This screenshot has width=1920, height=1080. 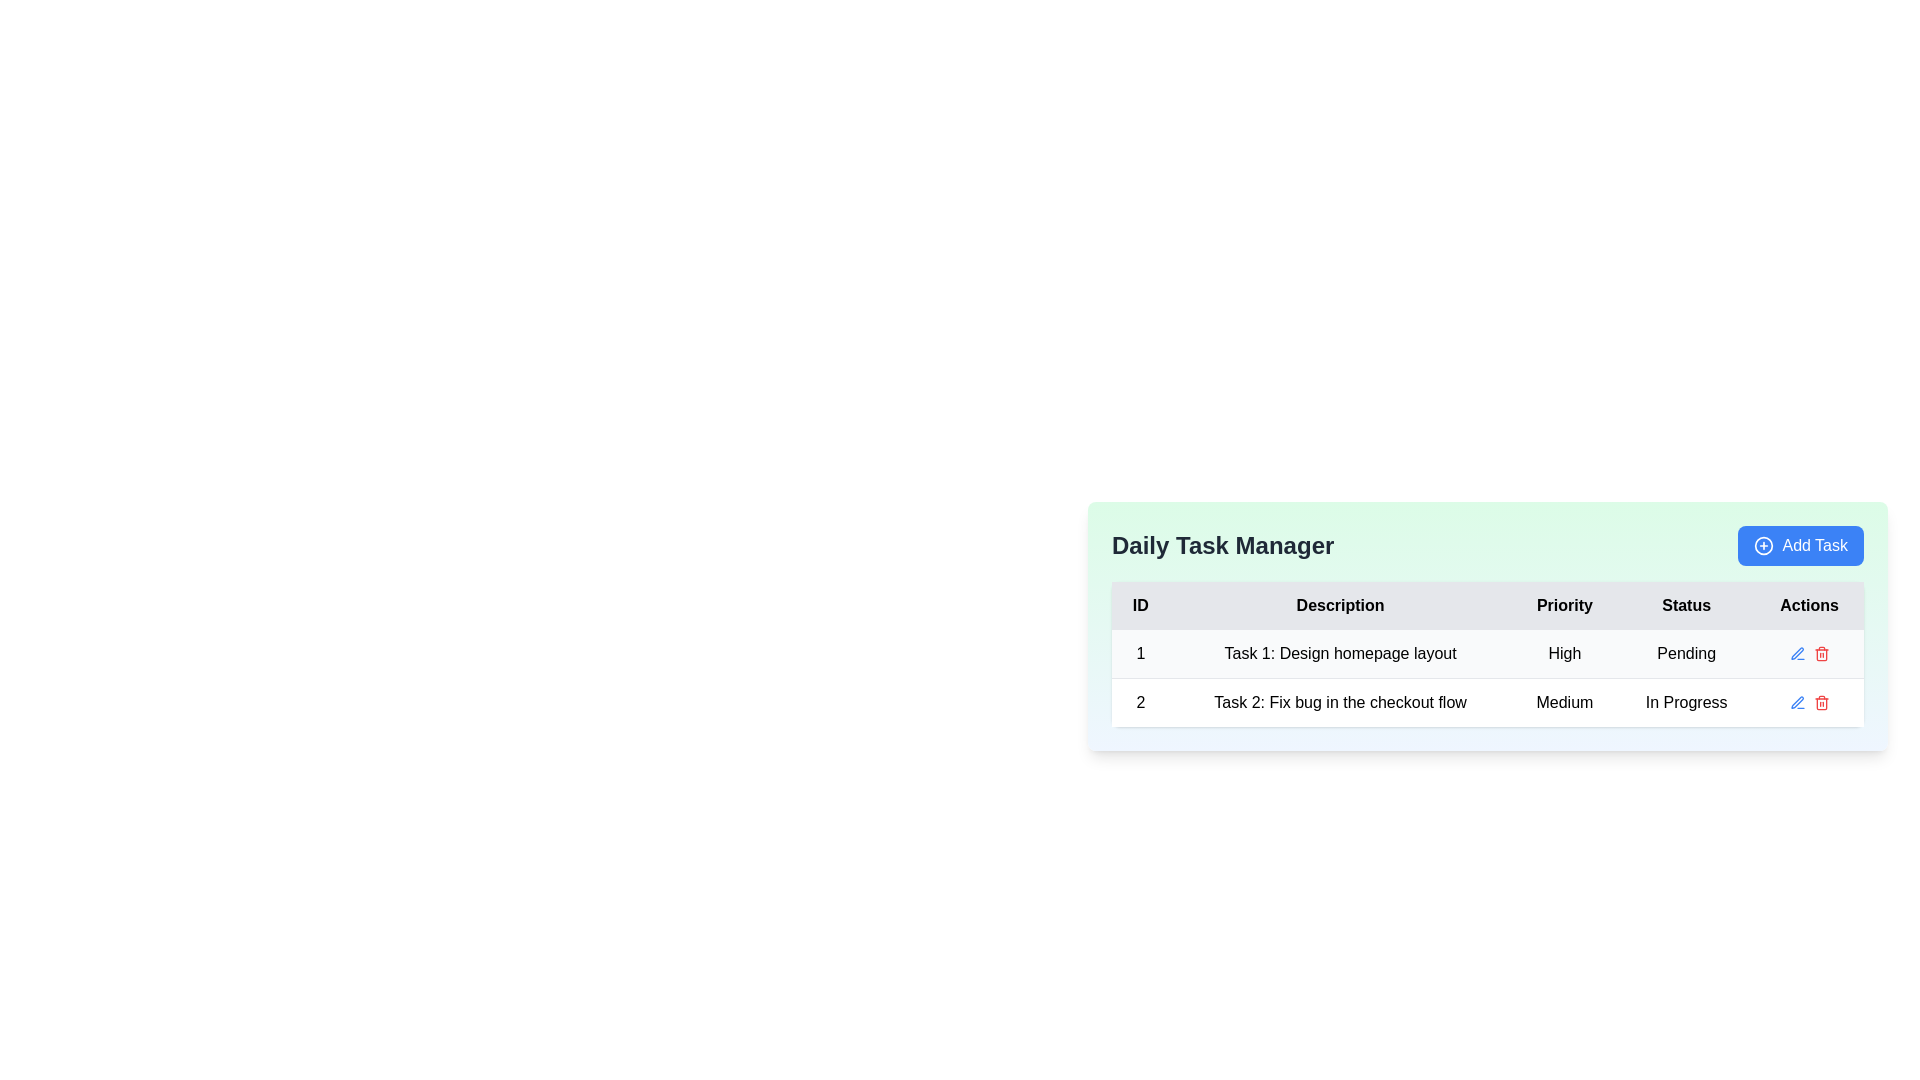 I want to click on the red trash icon button in the Actions column for the task labeled 'Task 2: Fix bug in the checkout flow', so click(x=1821, y=701).